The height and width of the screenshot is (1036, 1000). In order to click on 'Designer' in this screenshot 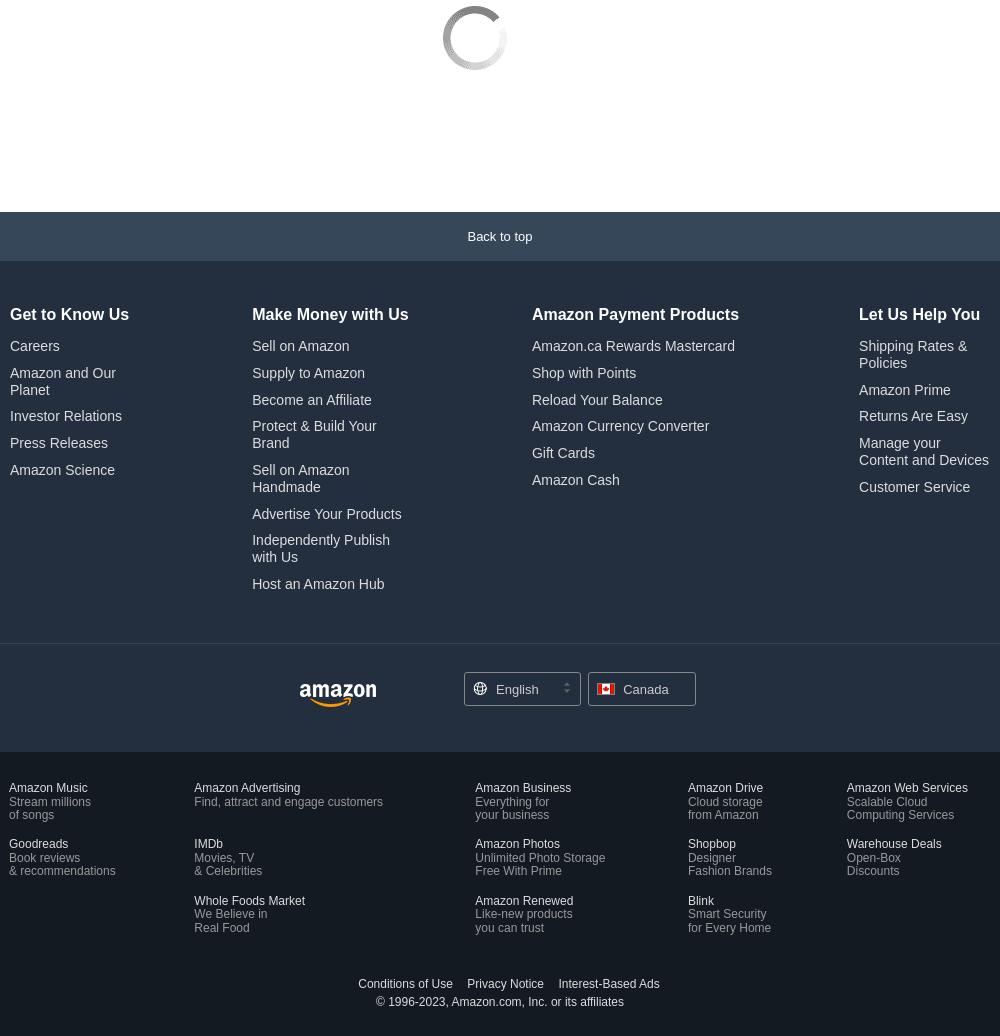, I will do `click(710, 723)`.